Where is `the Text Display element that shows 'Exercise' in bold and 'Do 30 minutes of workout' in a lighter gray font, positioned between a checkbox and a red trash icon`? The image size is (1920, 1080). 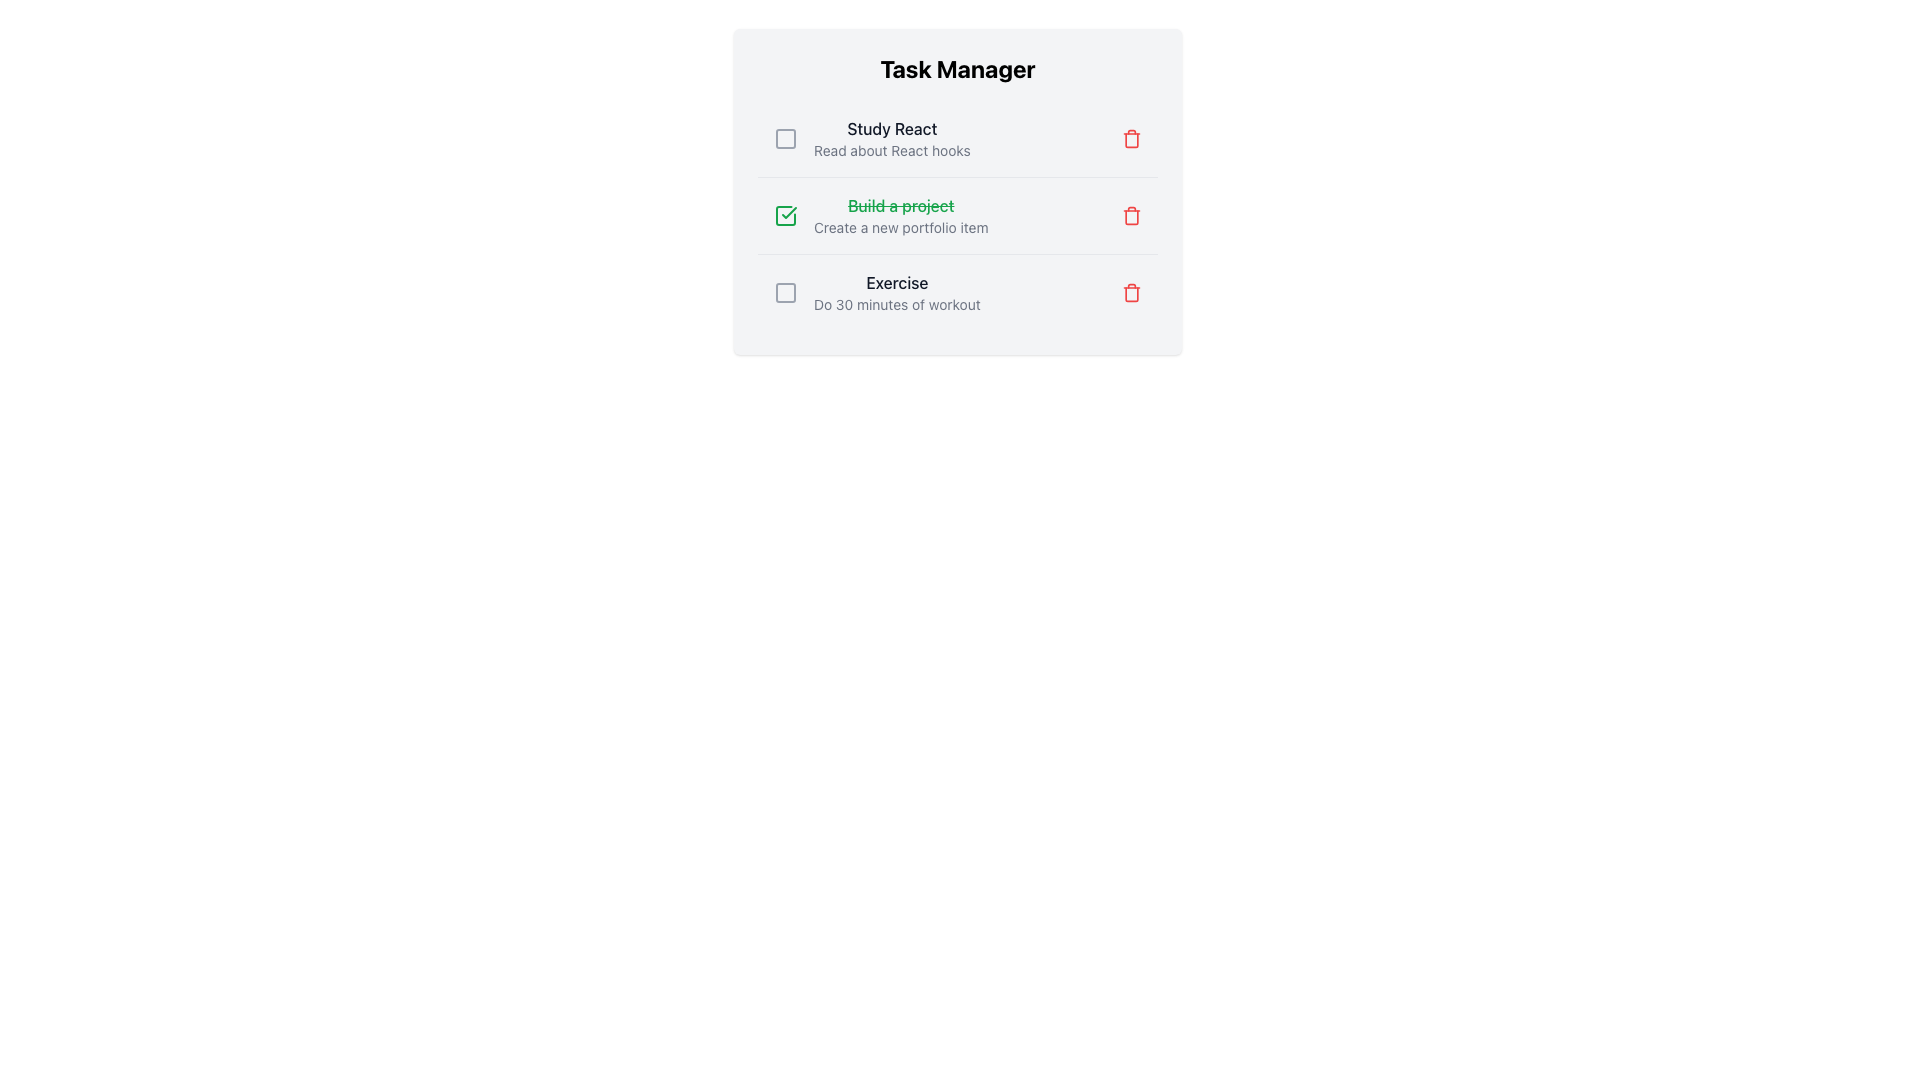 the Text Display element that shows 'Exercise' in bold and 'Do 30 minutes of workout' in a lighter gray font, positioned between a checkbox and a red trash icon is located at coordinates (896, 293).